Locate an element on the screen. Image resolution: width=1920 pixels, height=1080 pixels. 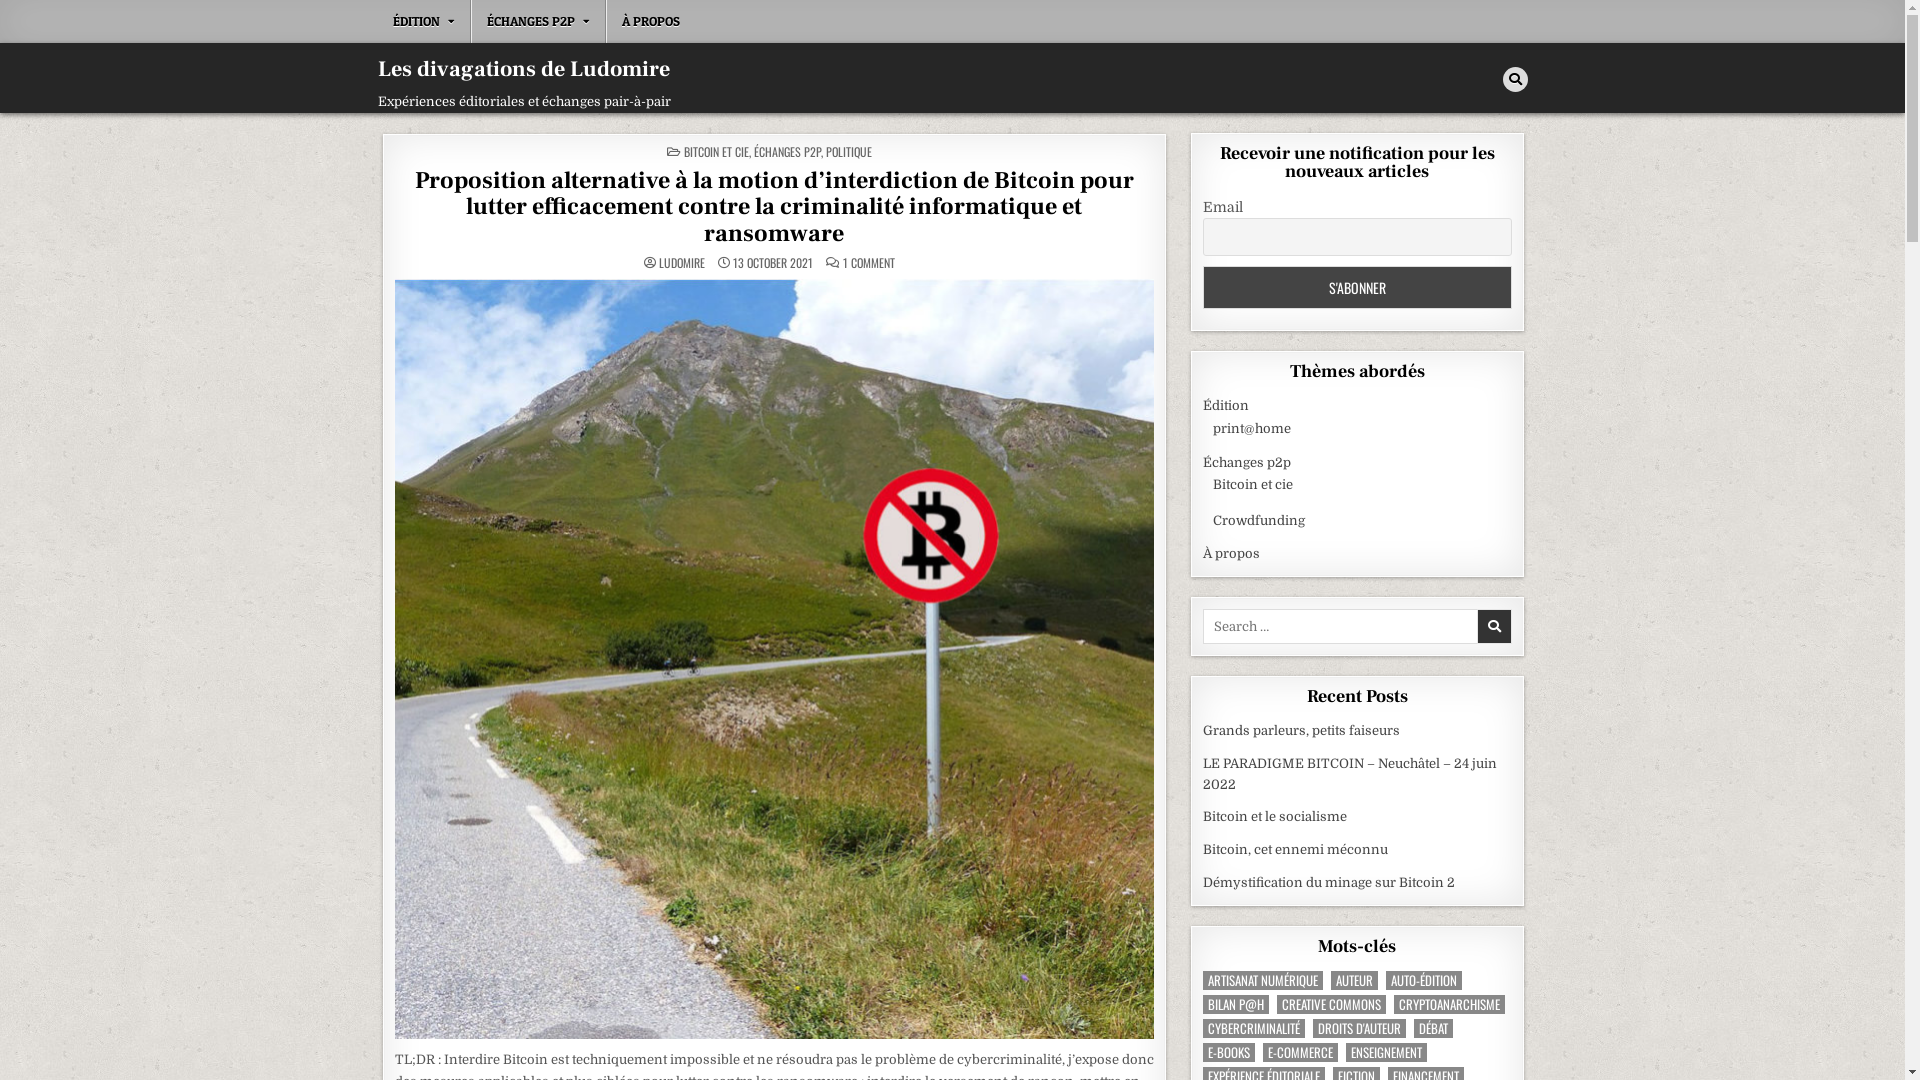
'CREATIVE COMMONS' is located at coordinates (1331, 1004).